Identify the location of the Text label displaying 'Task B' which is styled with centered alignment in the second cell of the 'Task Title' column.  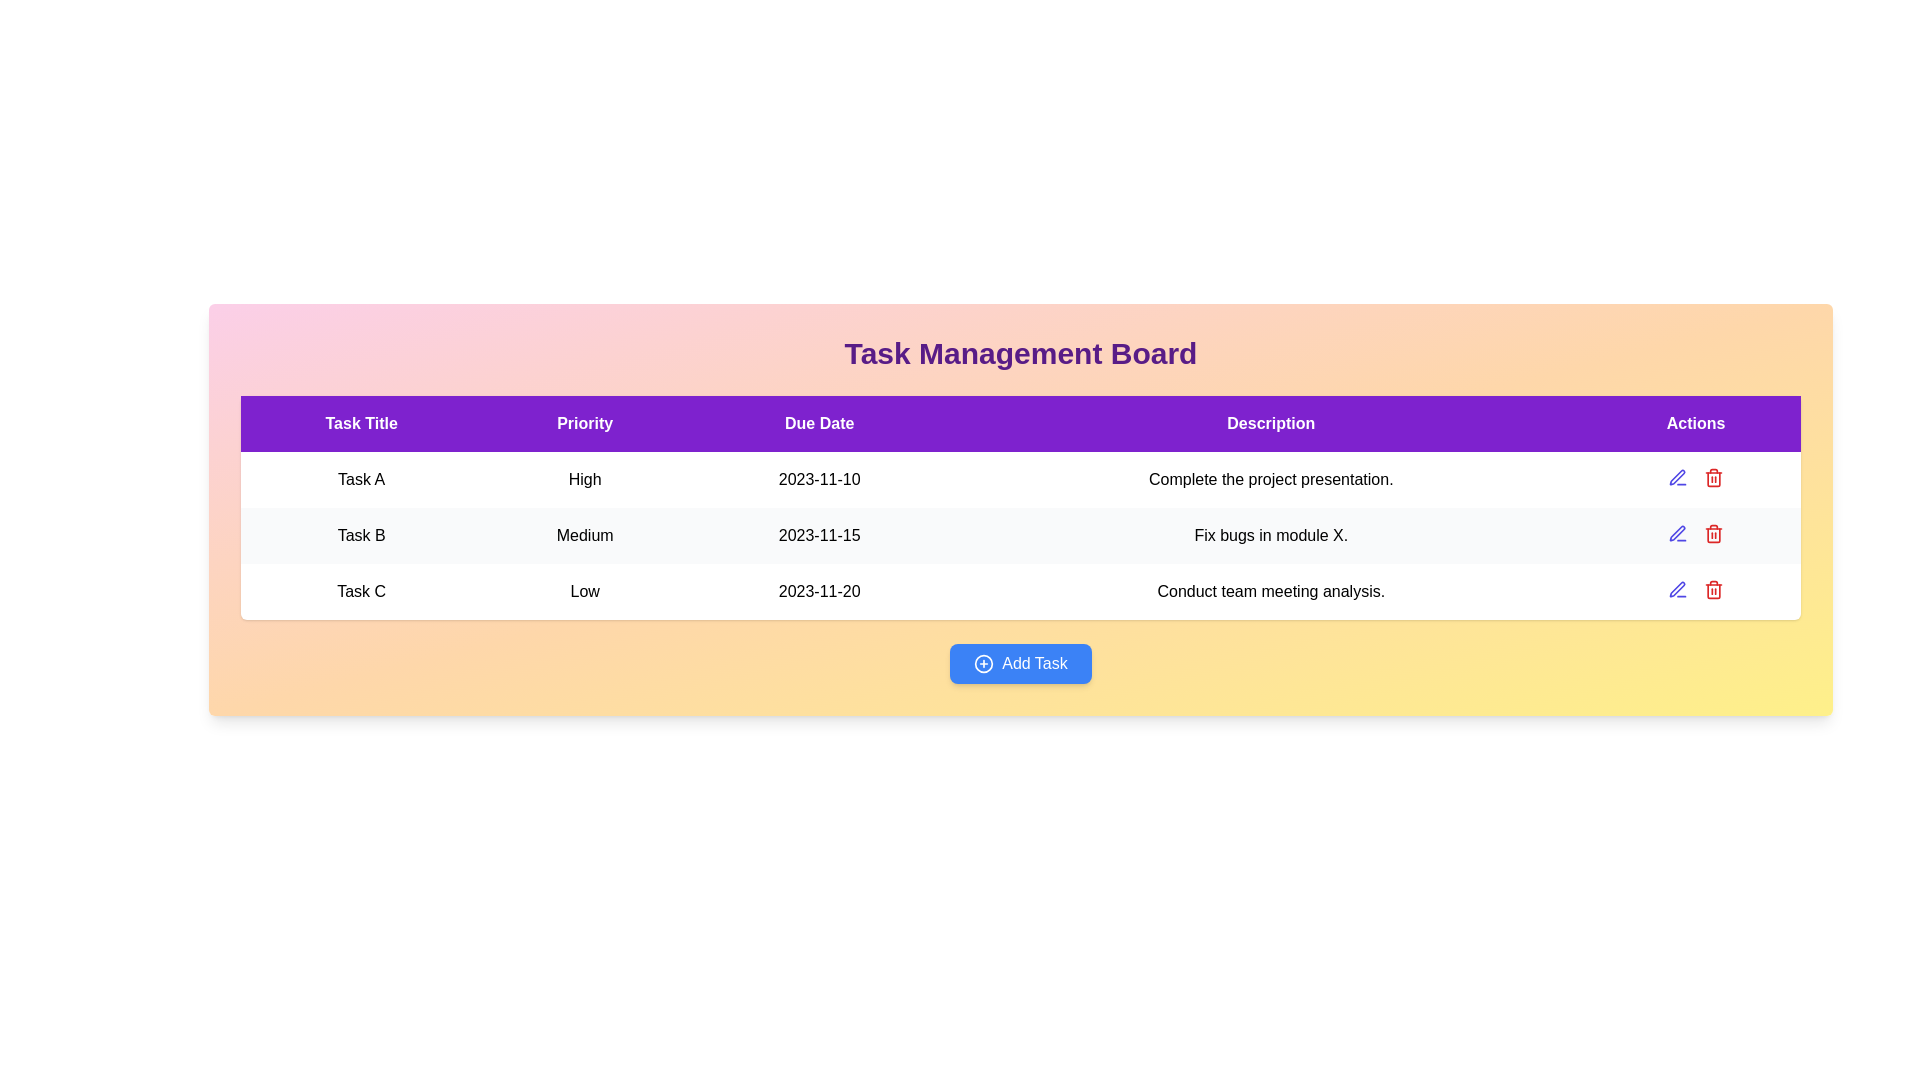
(361, 535).